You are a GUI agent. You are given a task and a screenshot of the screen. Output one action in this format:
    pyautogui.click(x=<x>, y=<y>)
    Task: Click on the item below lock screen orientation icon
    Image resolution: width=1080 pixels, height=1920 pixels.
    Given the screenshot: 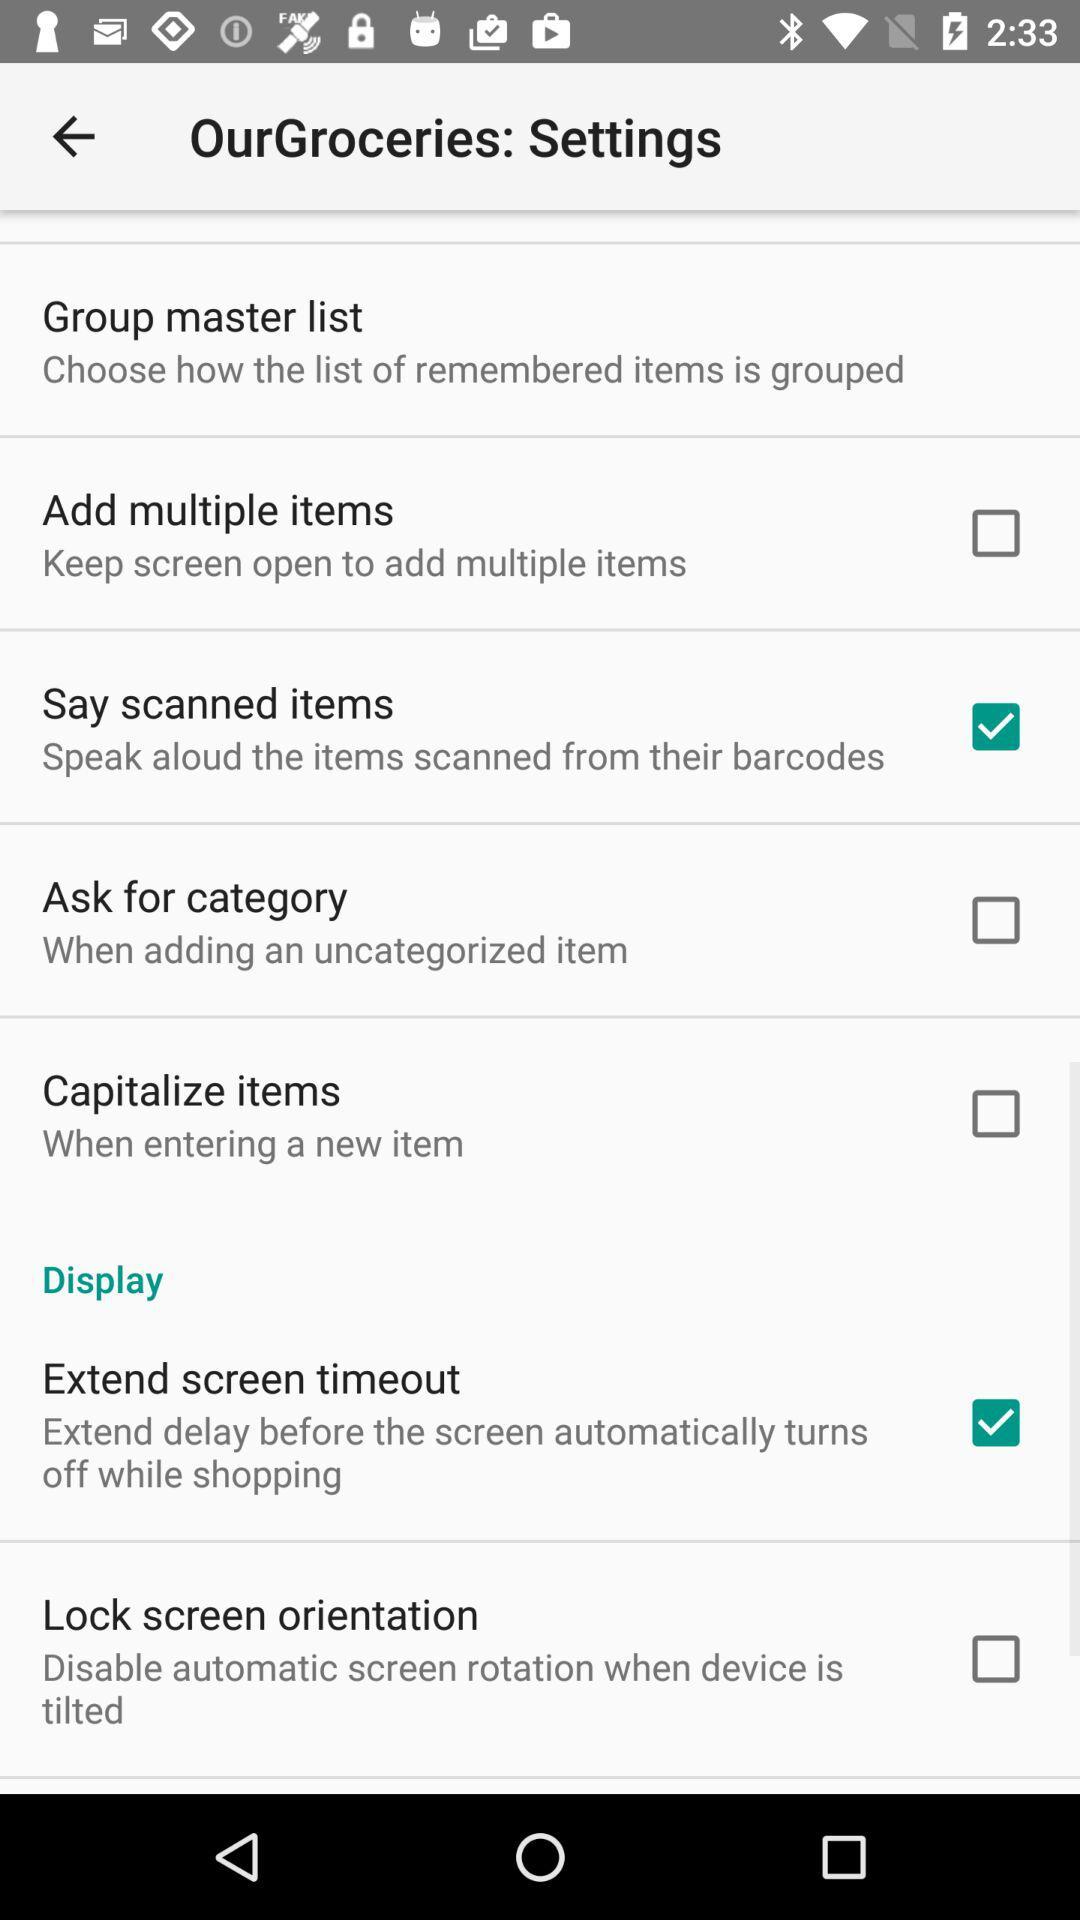 What is the action you would take?
    pyautogui.click(x=477, y=1686)
    